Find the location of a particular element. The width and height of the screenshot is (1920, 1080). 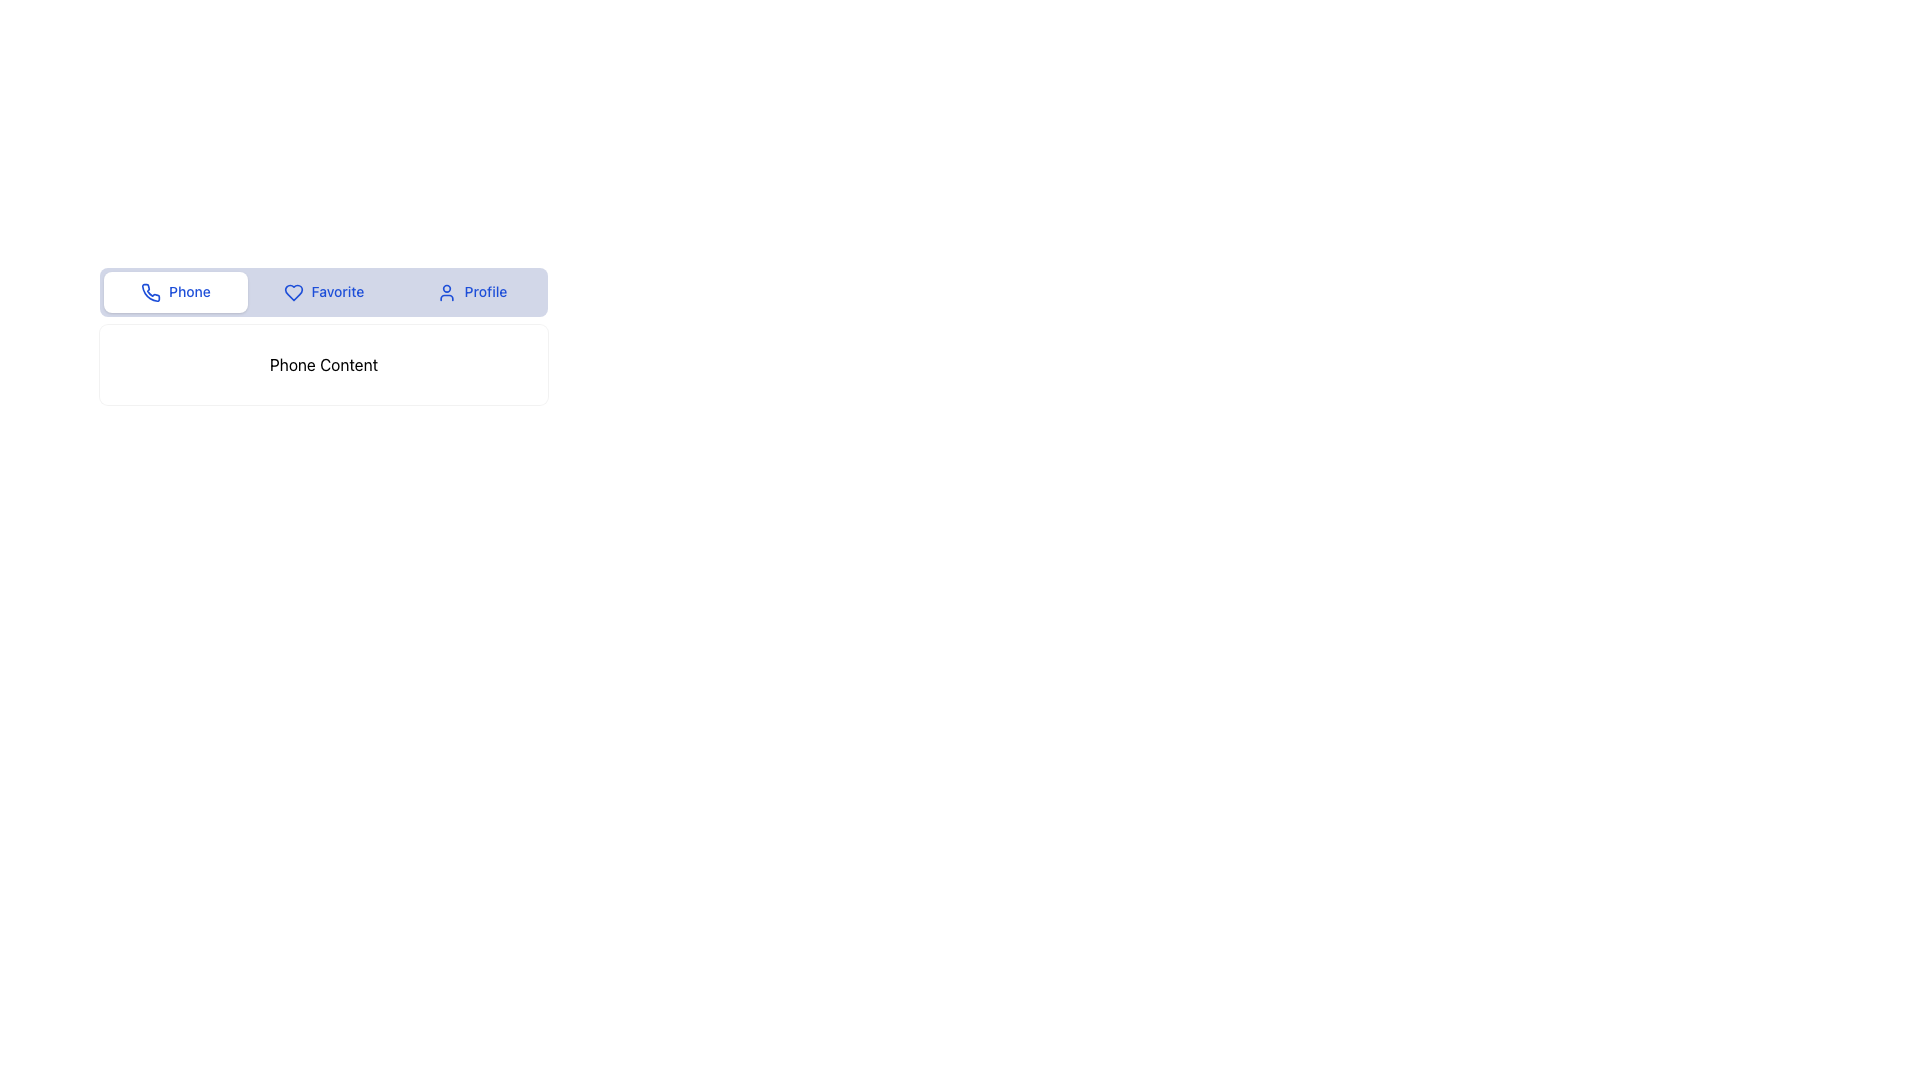

the 'Favorite' icon located centrally inside the 'Favorite' tab, which is the second tab from the left in the horizontal tab list is located at coordinates (292, 293).